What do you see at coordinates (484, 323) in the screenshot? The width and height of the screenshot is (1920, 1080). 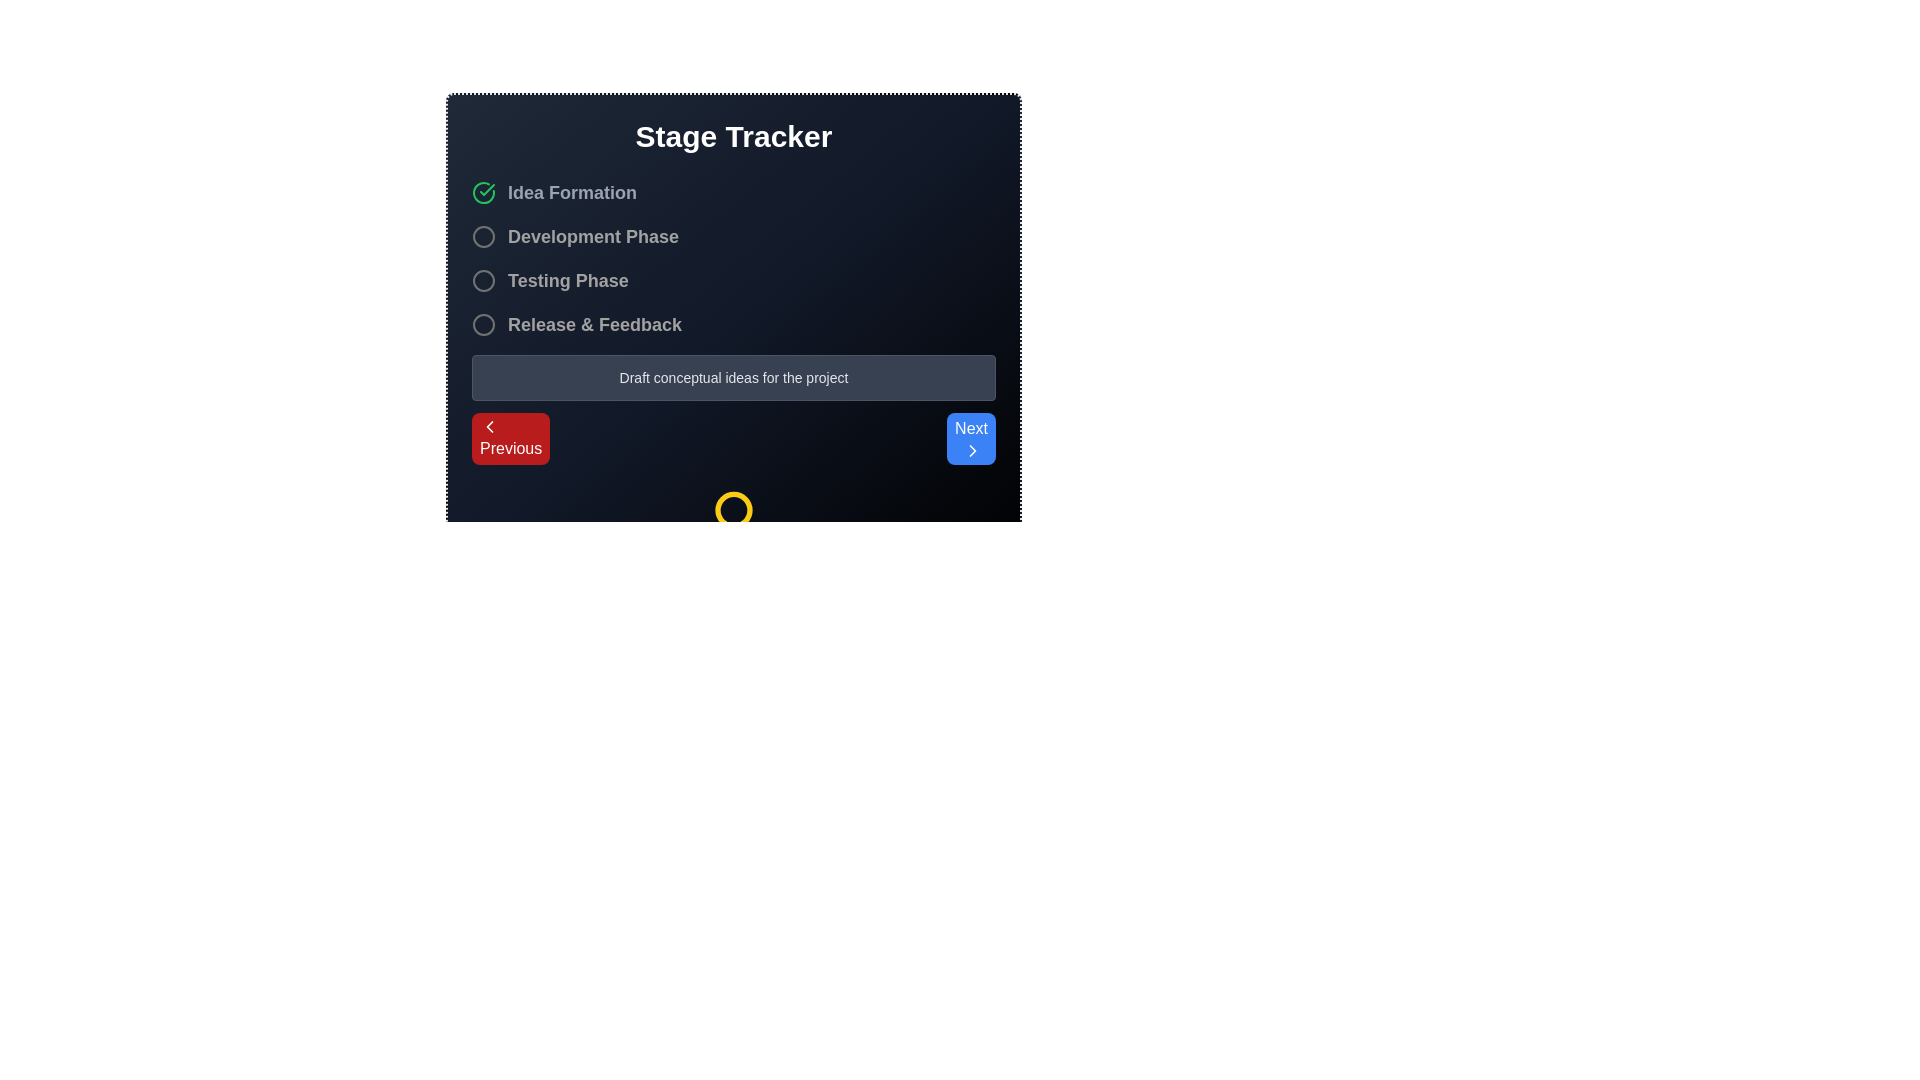 I see `the circular interactive icon located to the left of the 'Release & Feedback' text` at bounding box center [484, 323].